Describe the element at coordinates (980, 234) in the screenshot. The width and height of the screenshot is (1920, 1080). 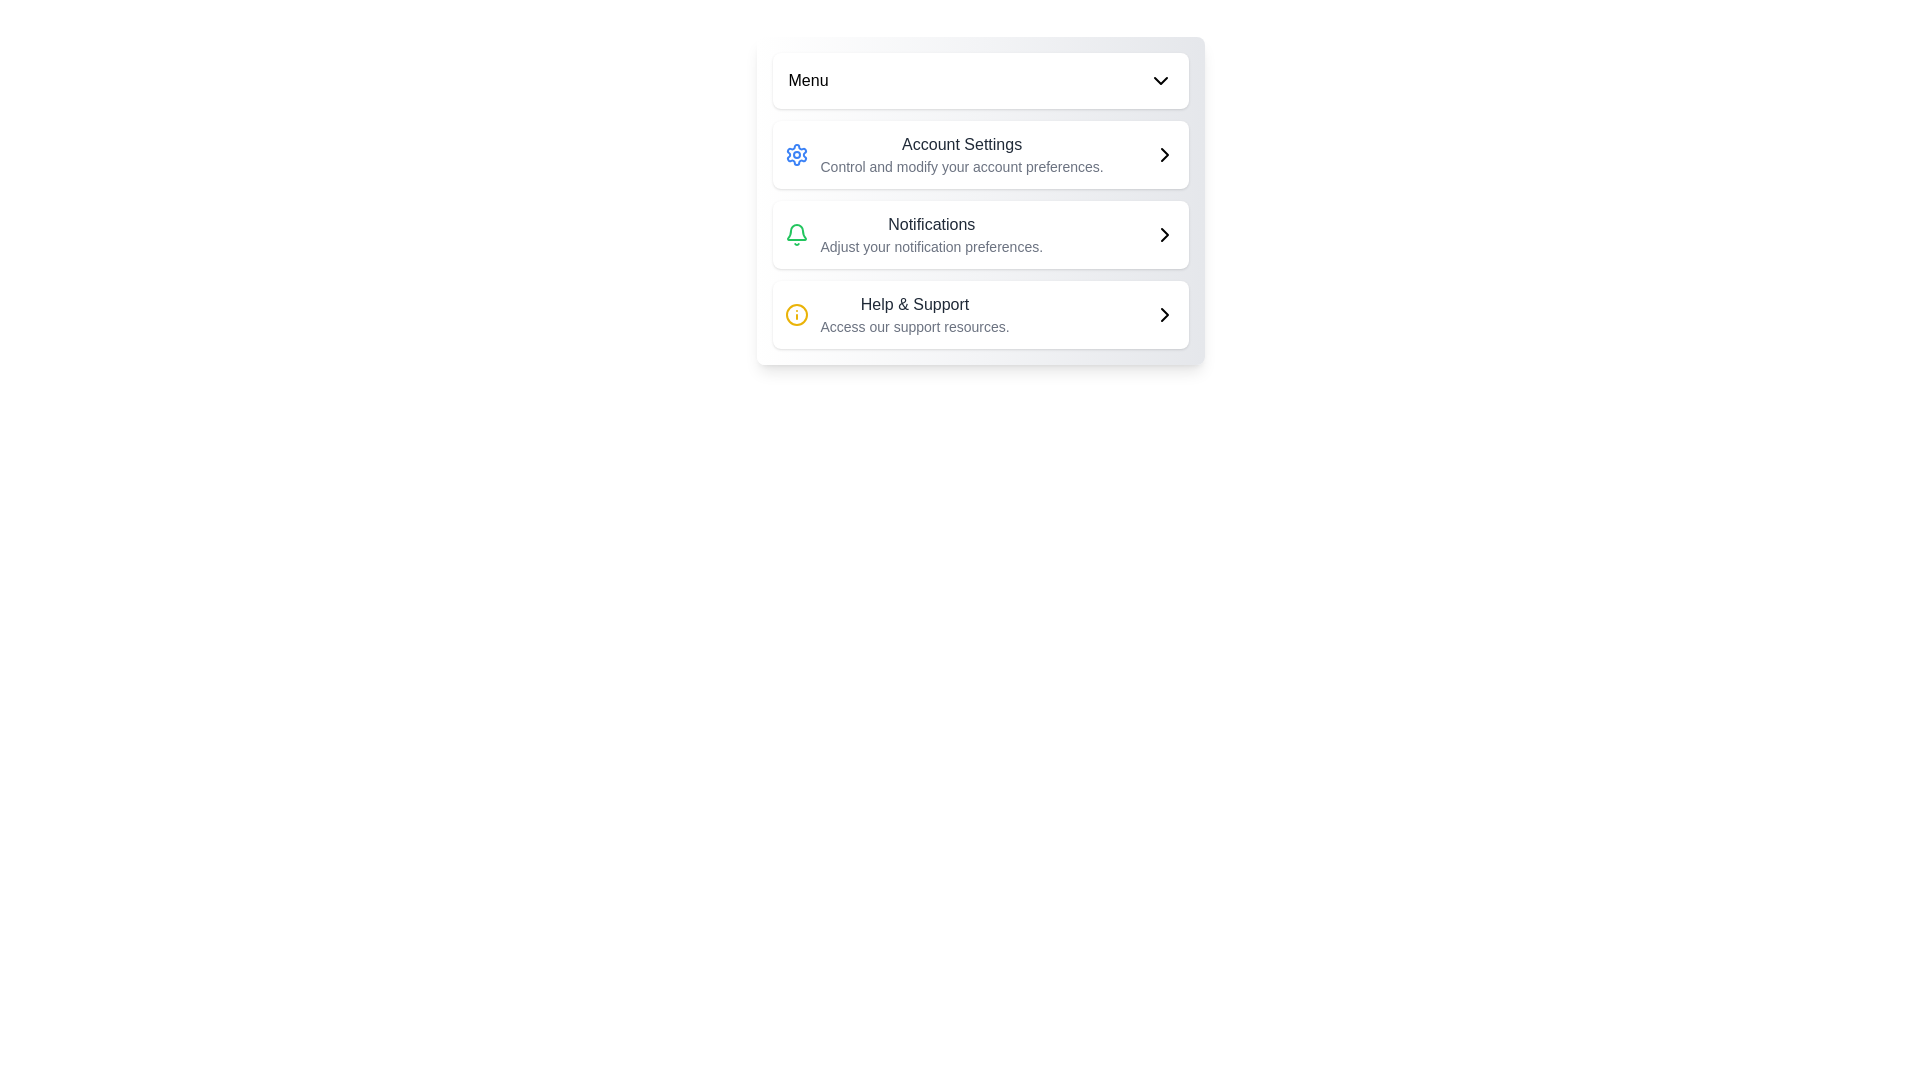
I see `the interactive menu item link for managing notification preferences, located` at that location.